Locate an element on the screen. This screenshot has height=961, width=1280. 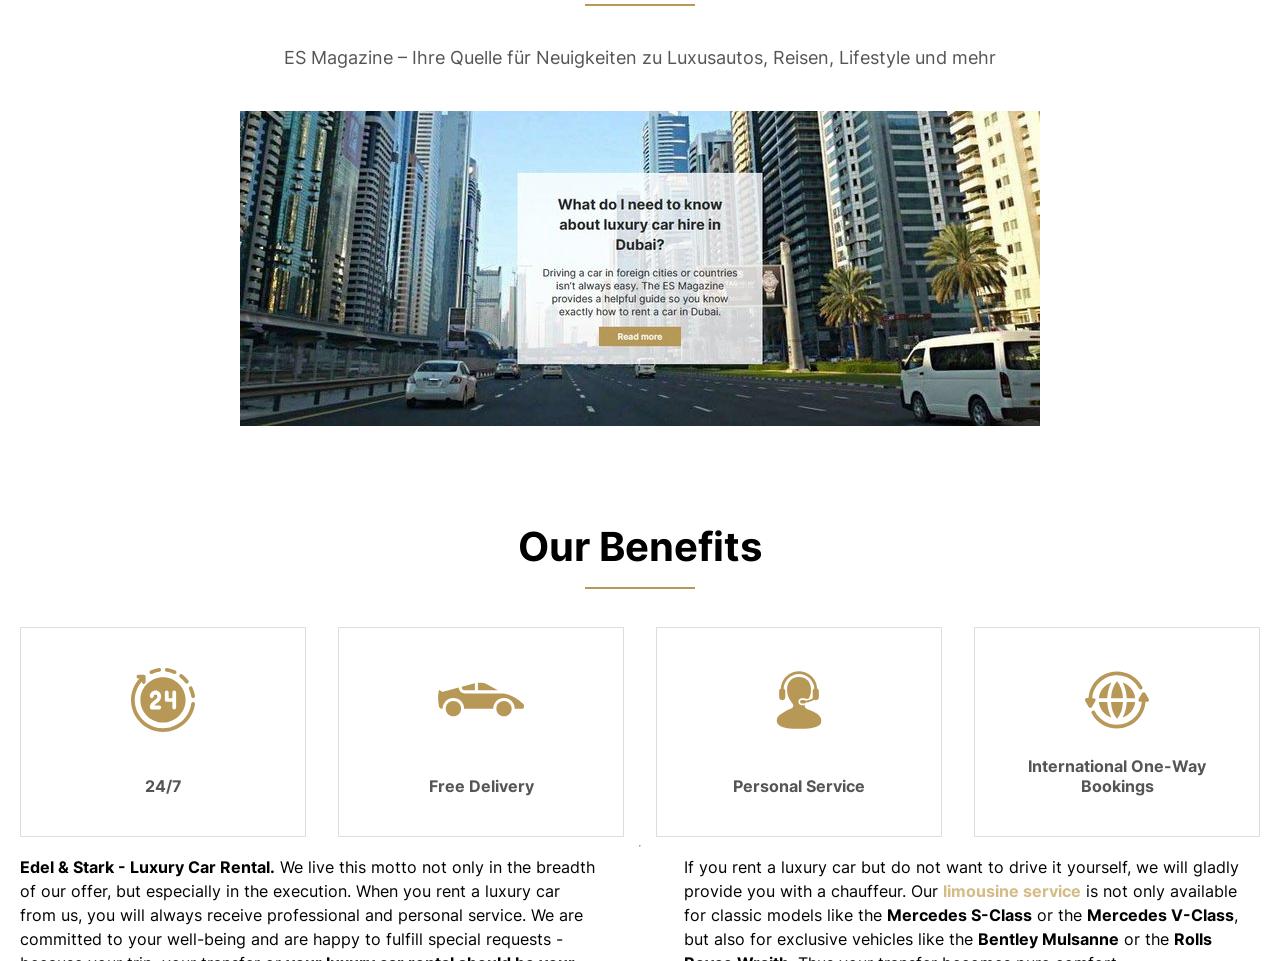
'is not only available for classic models like the' is located at coordinates (960, 900).